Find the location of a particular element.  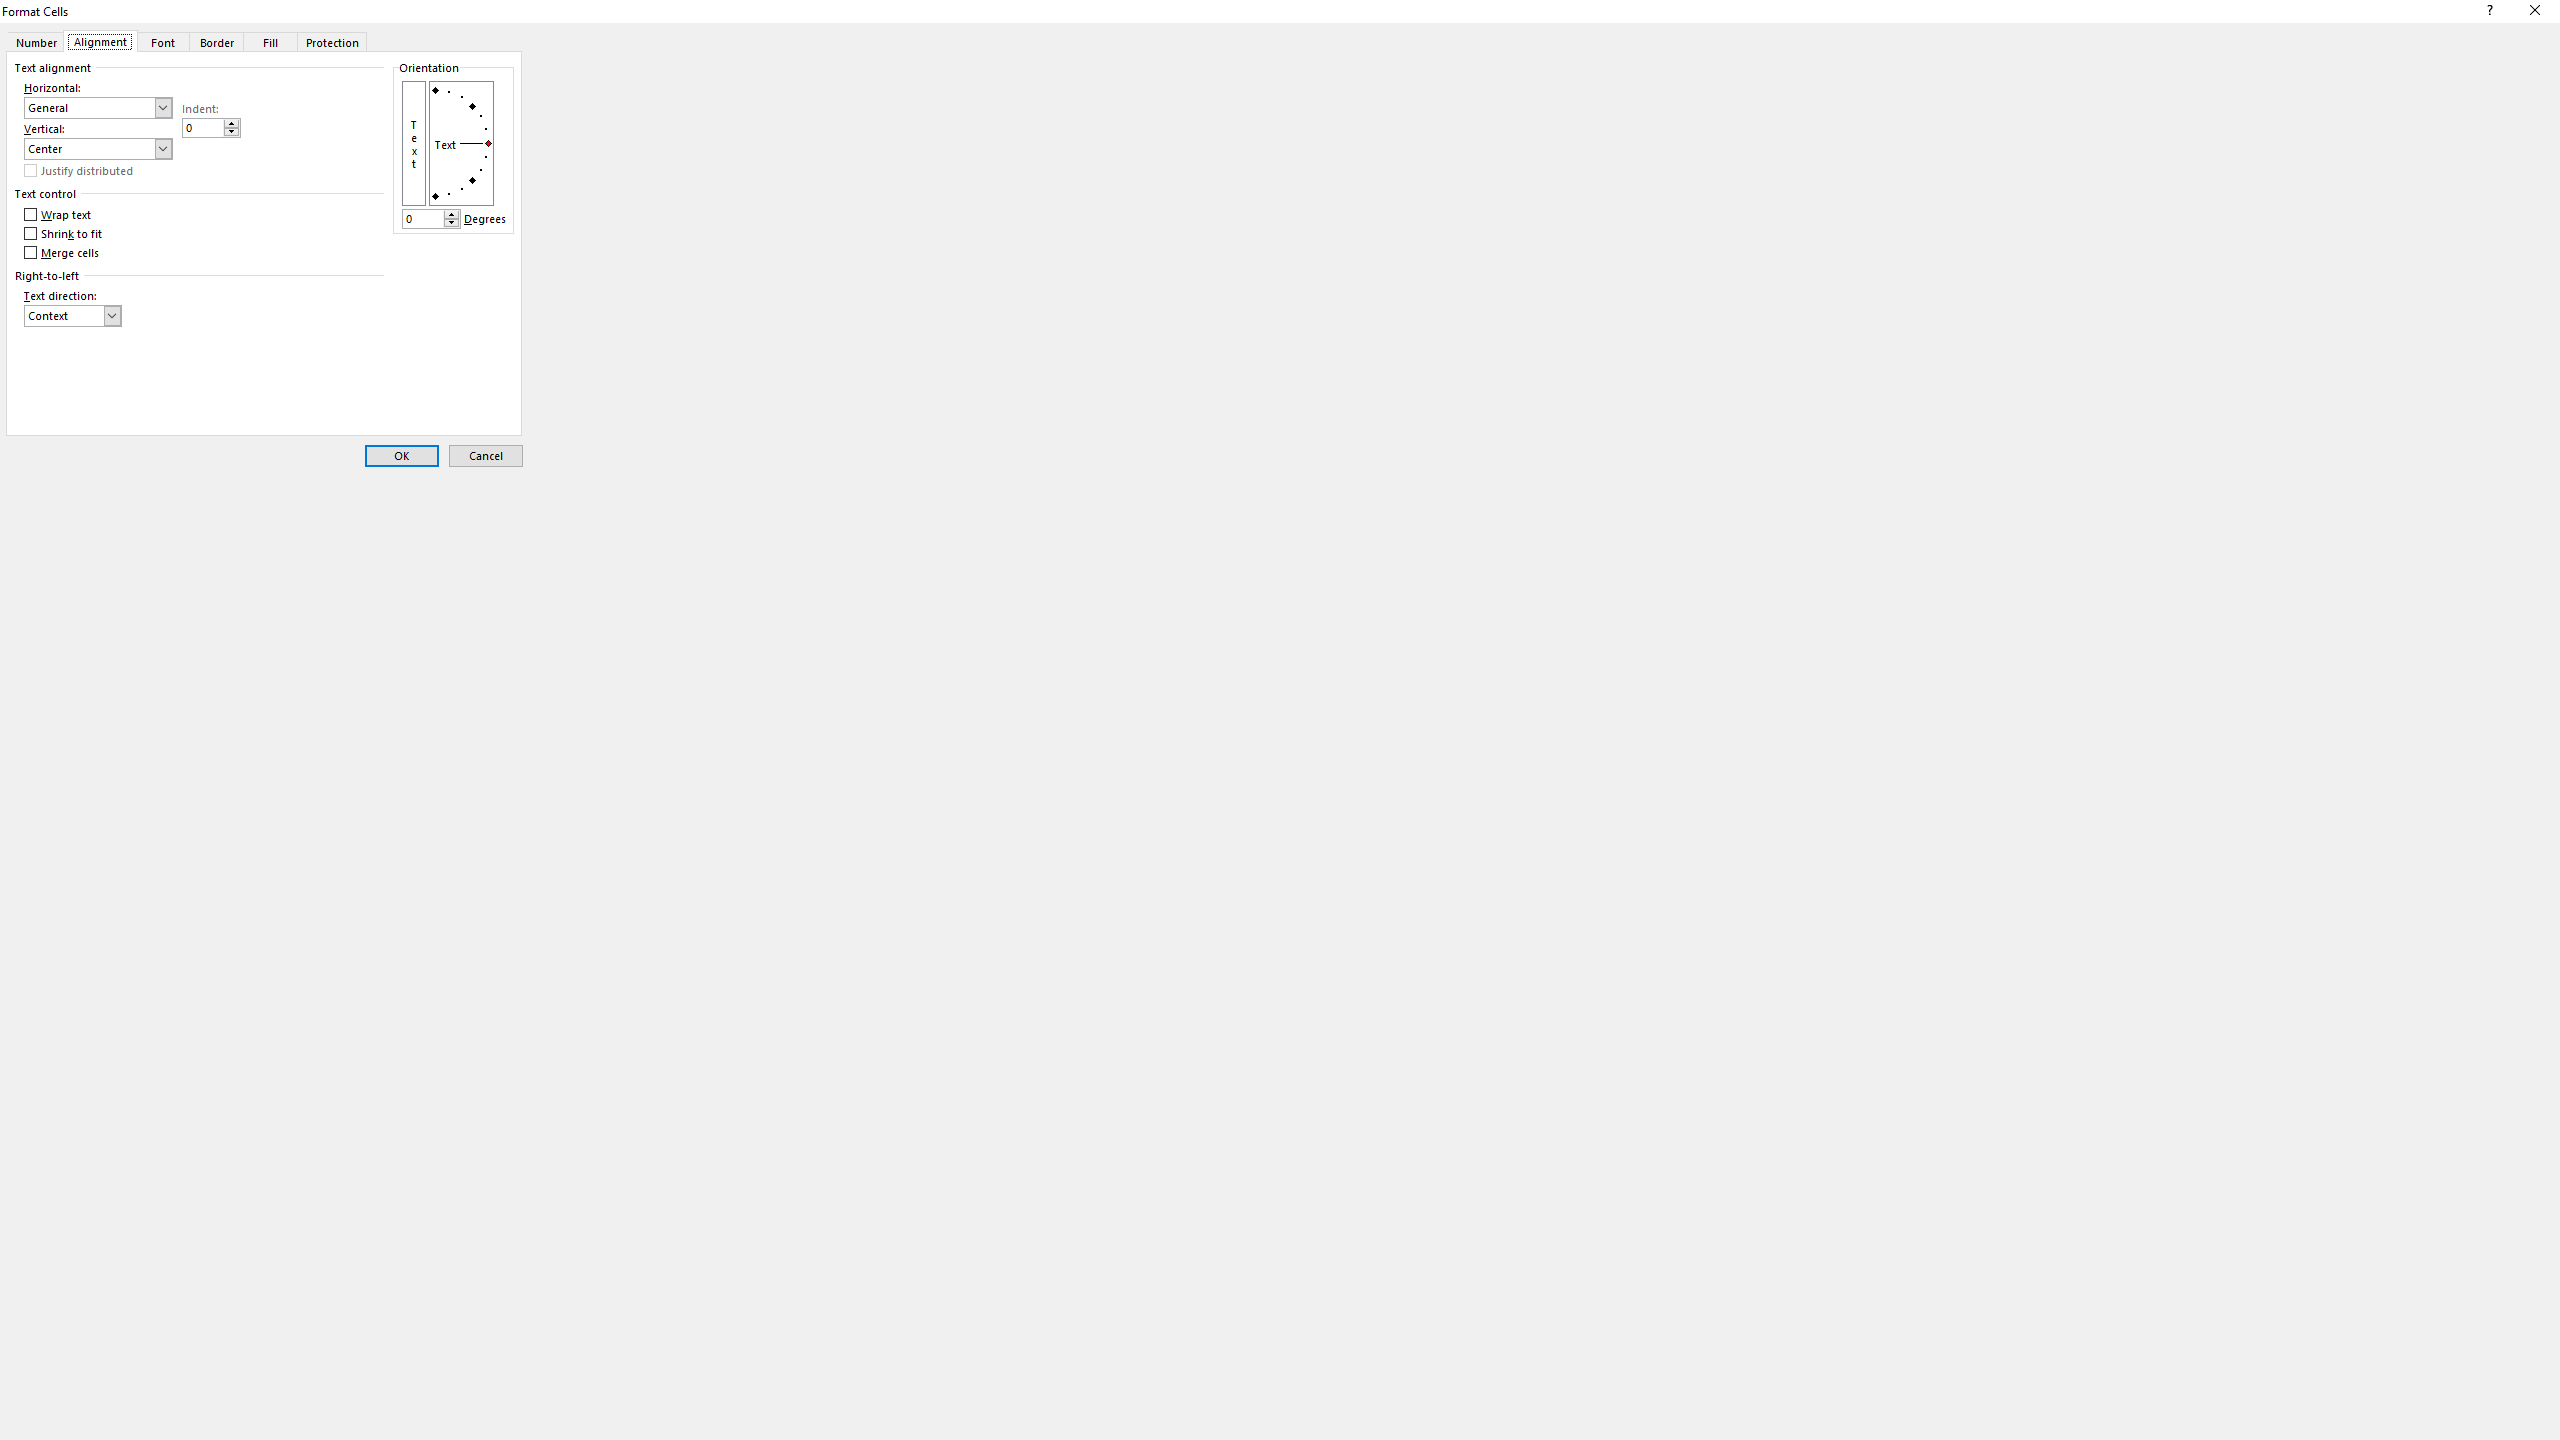

'Horizontal:' is located at coordinates (97, 107).